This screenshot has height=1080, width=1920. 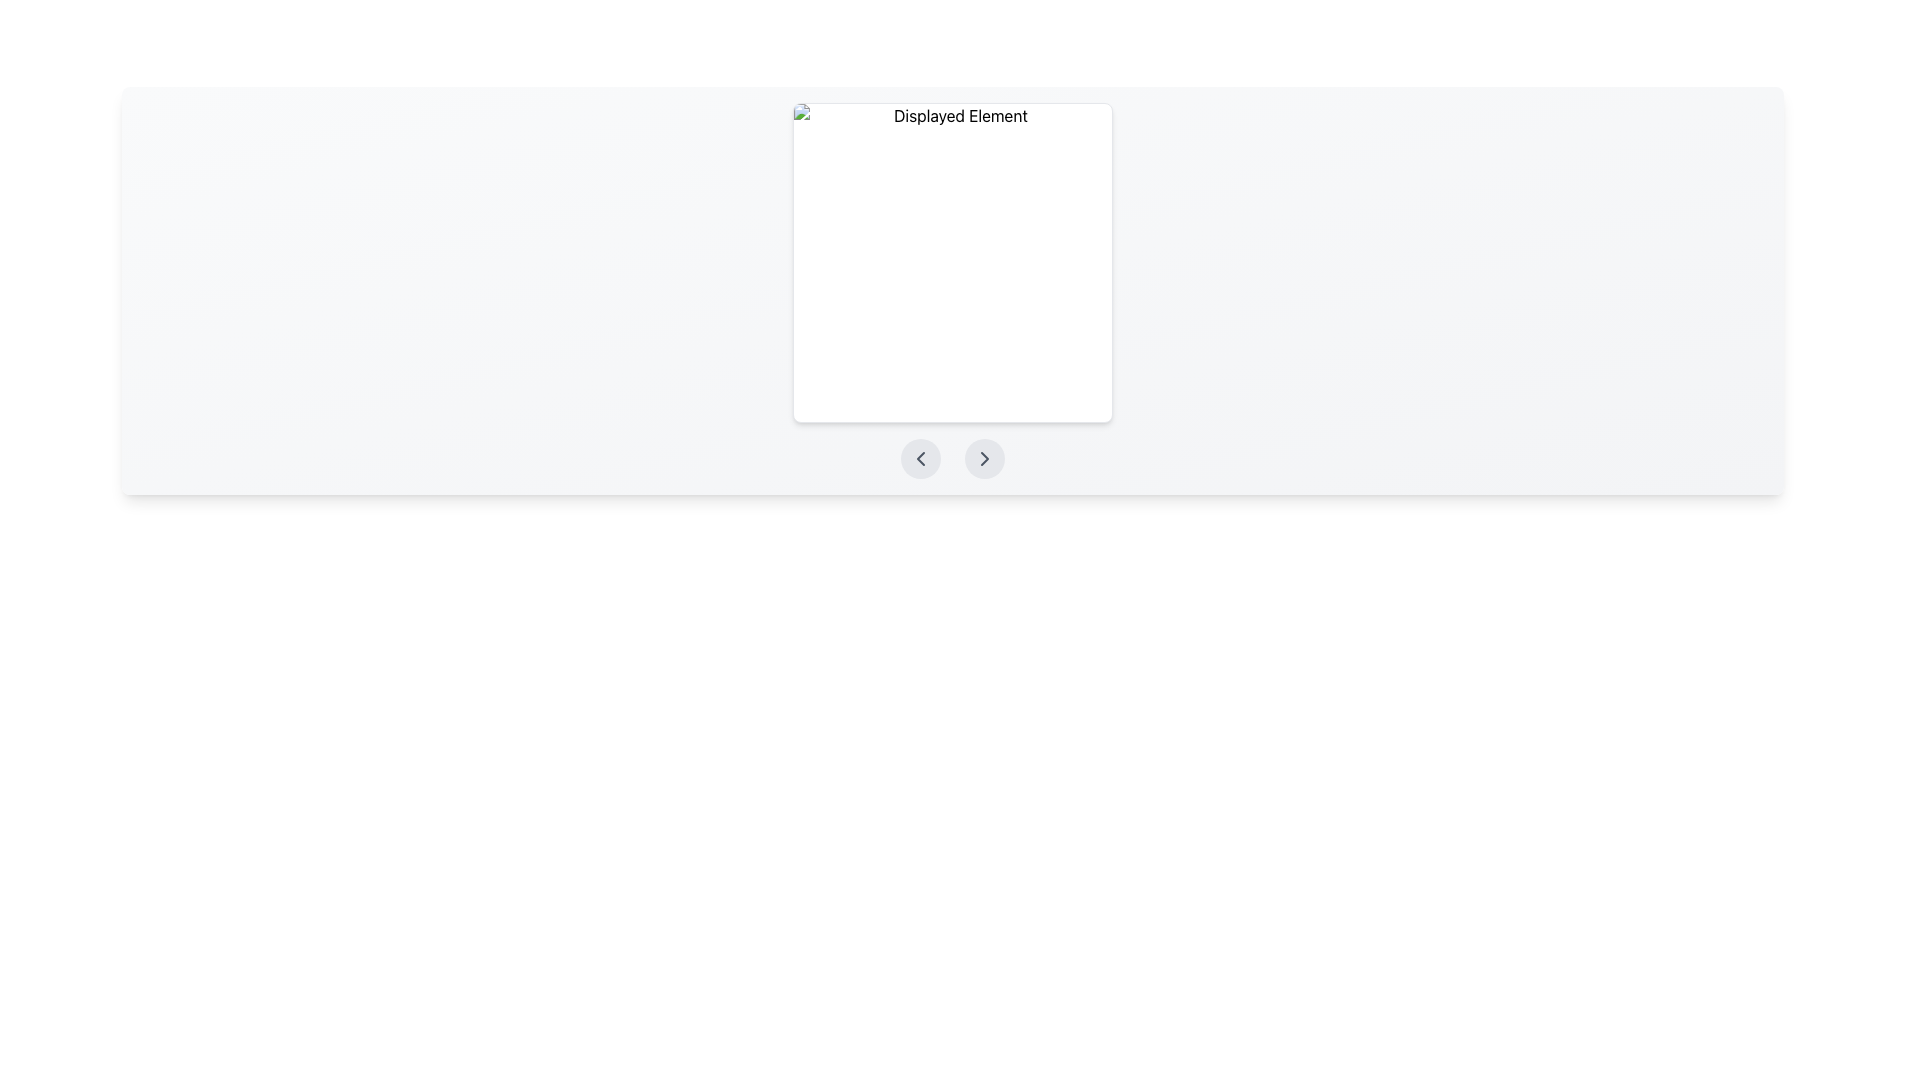 What do you see at coordinates (952, 459) in the screenshot?
I see `the control group containing navigation buttons and an indicator below the displayed image` at bounding box center [952, 459].